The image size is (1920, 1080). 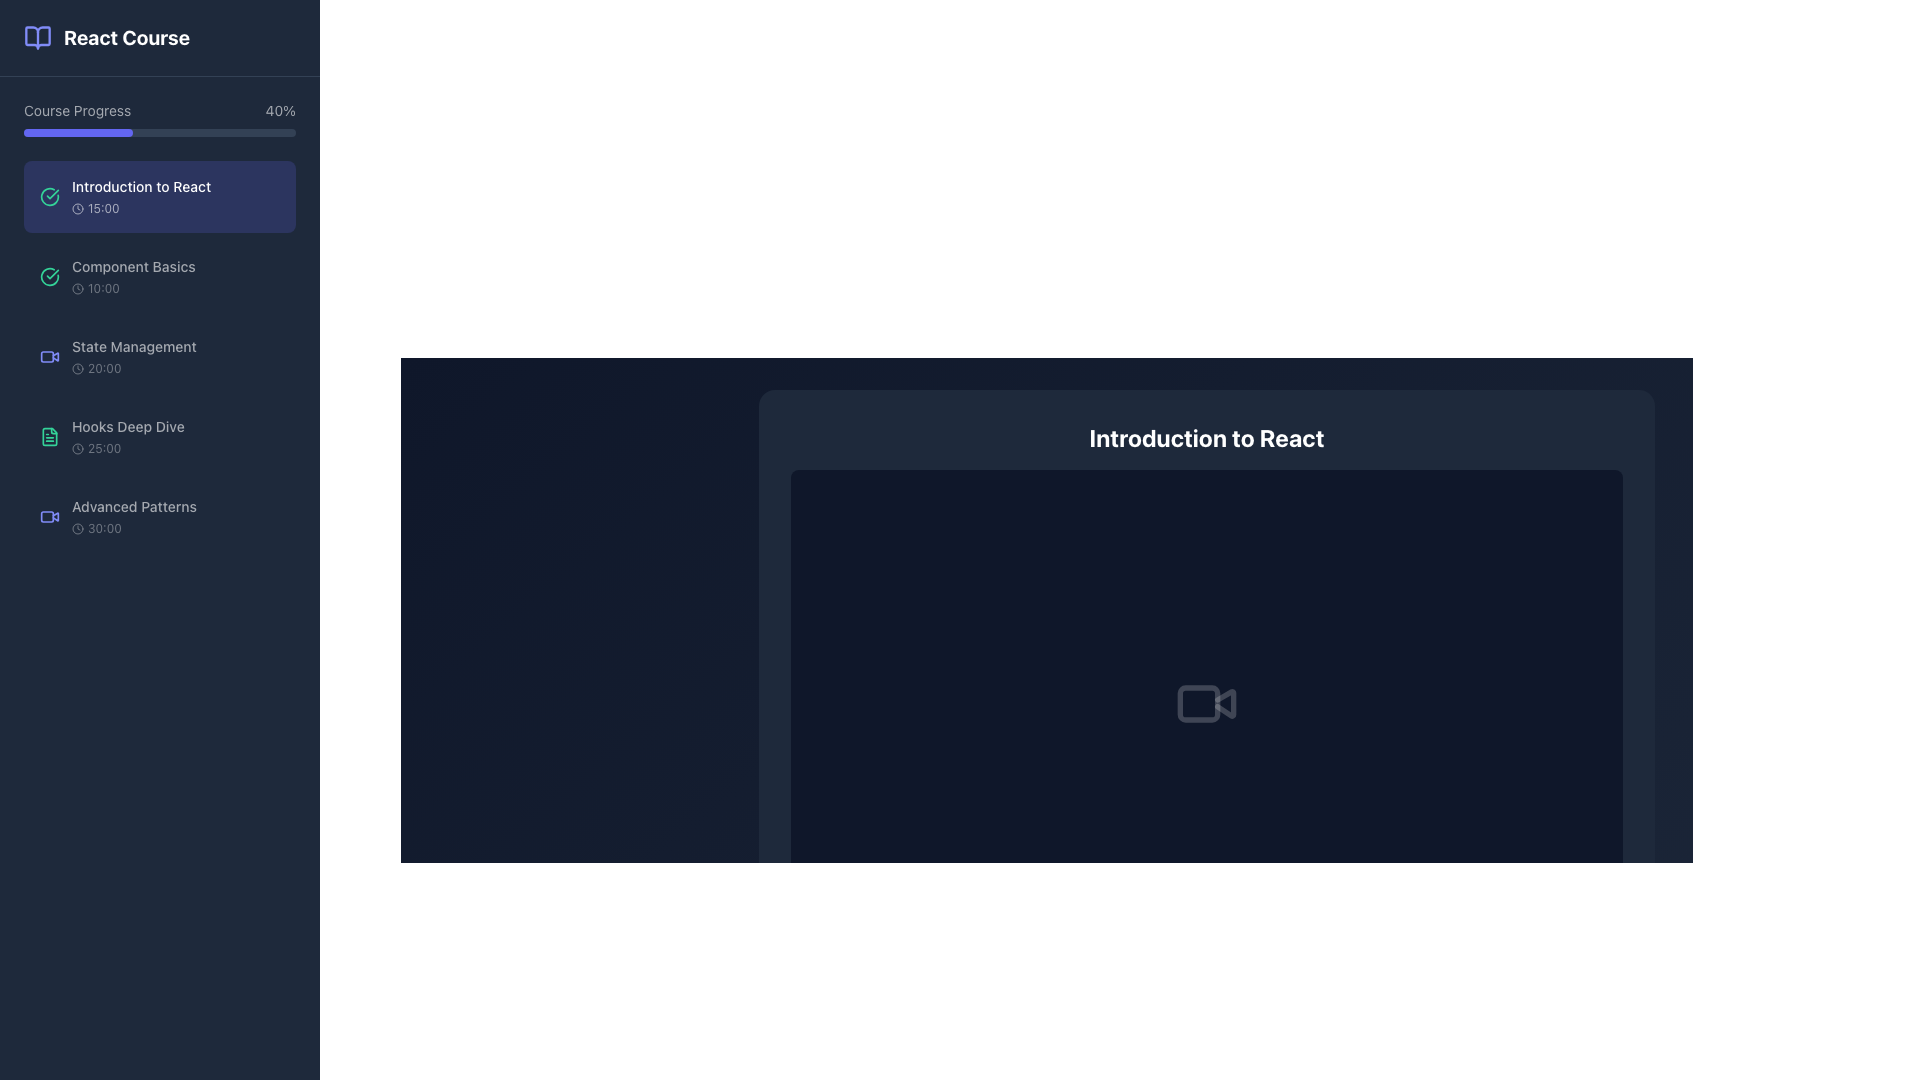 What do you see at coordinates (176, 426) in the screenshot?
I see `the text label displaying 'Hooks Deep Dive' located in the left panel under 'State Management' and above 'Advanced Patterns'` at bounding box center [176, 426].